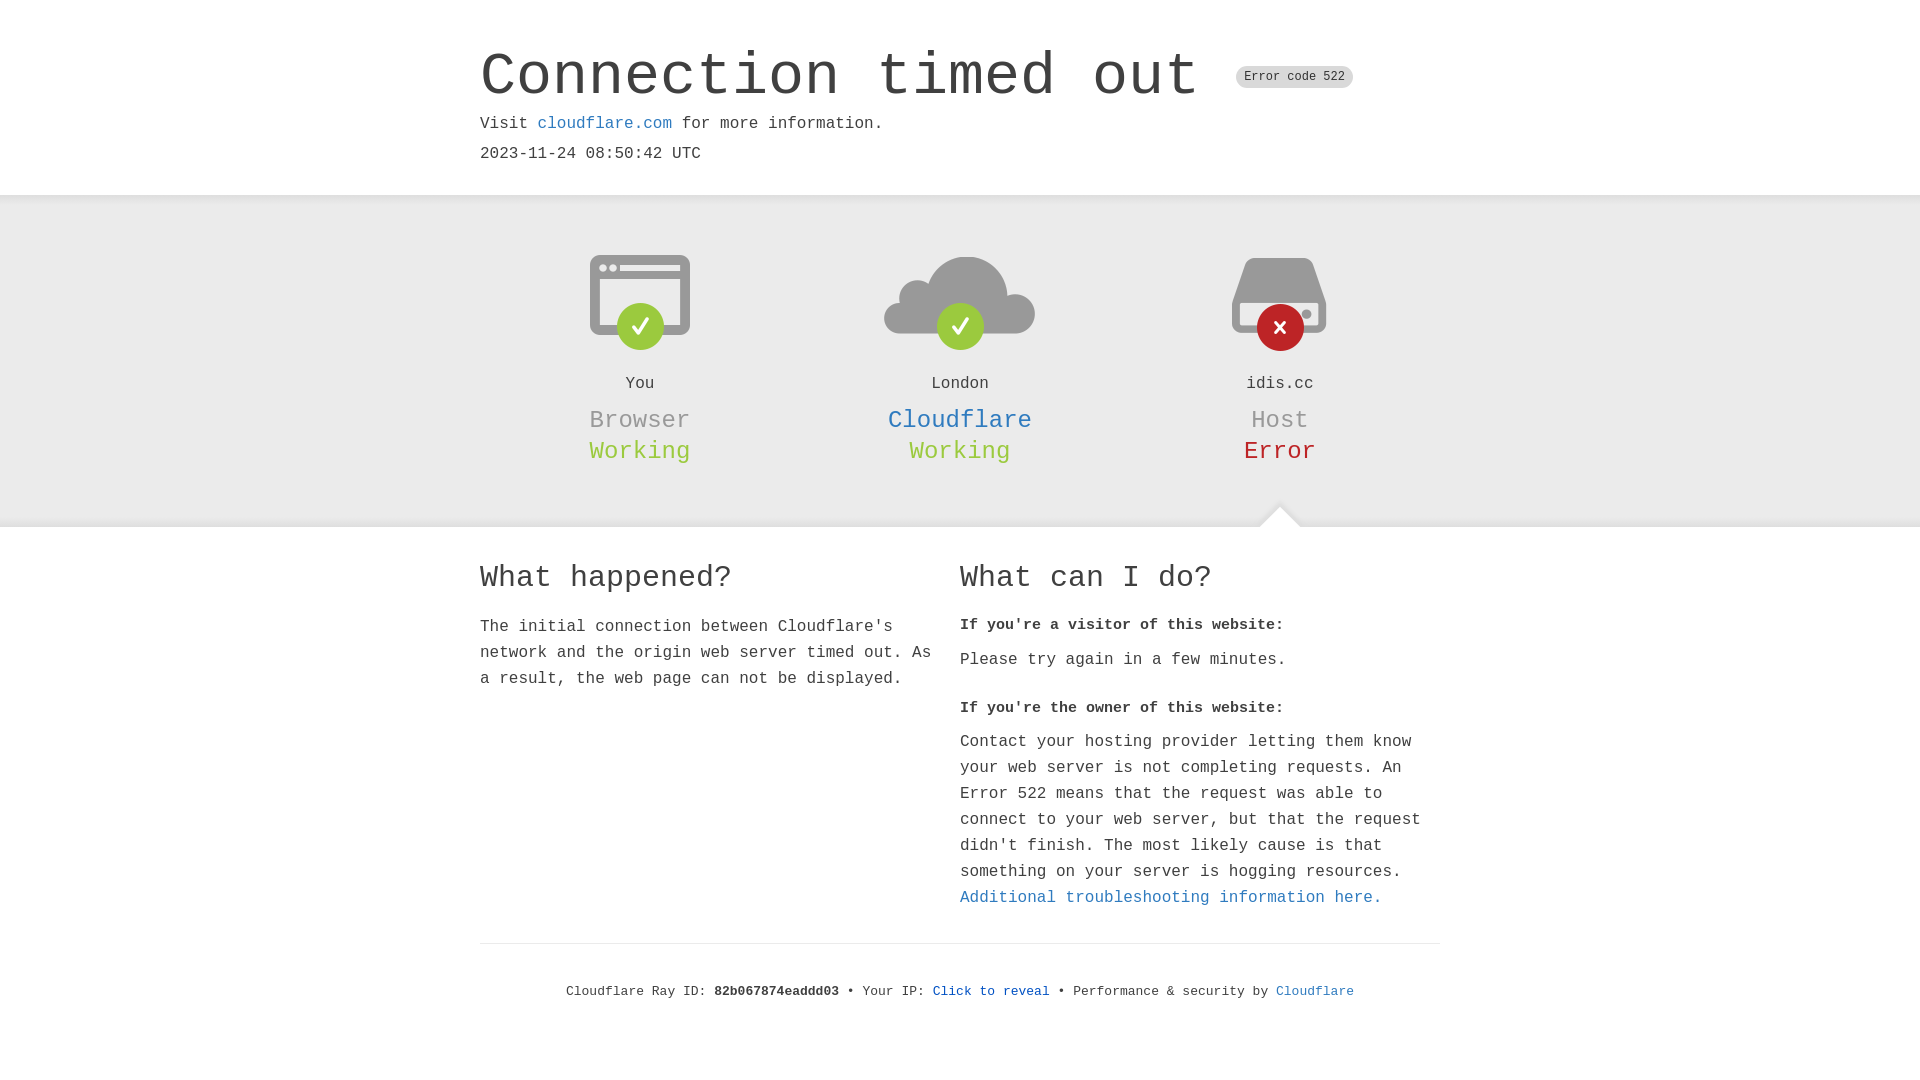  I want to click on 'Cloudflare', so click(960, 419).